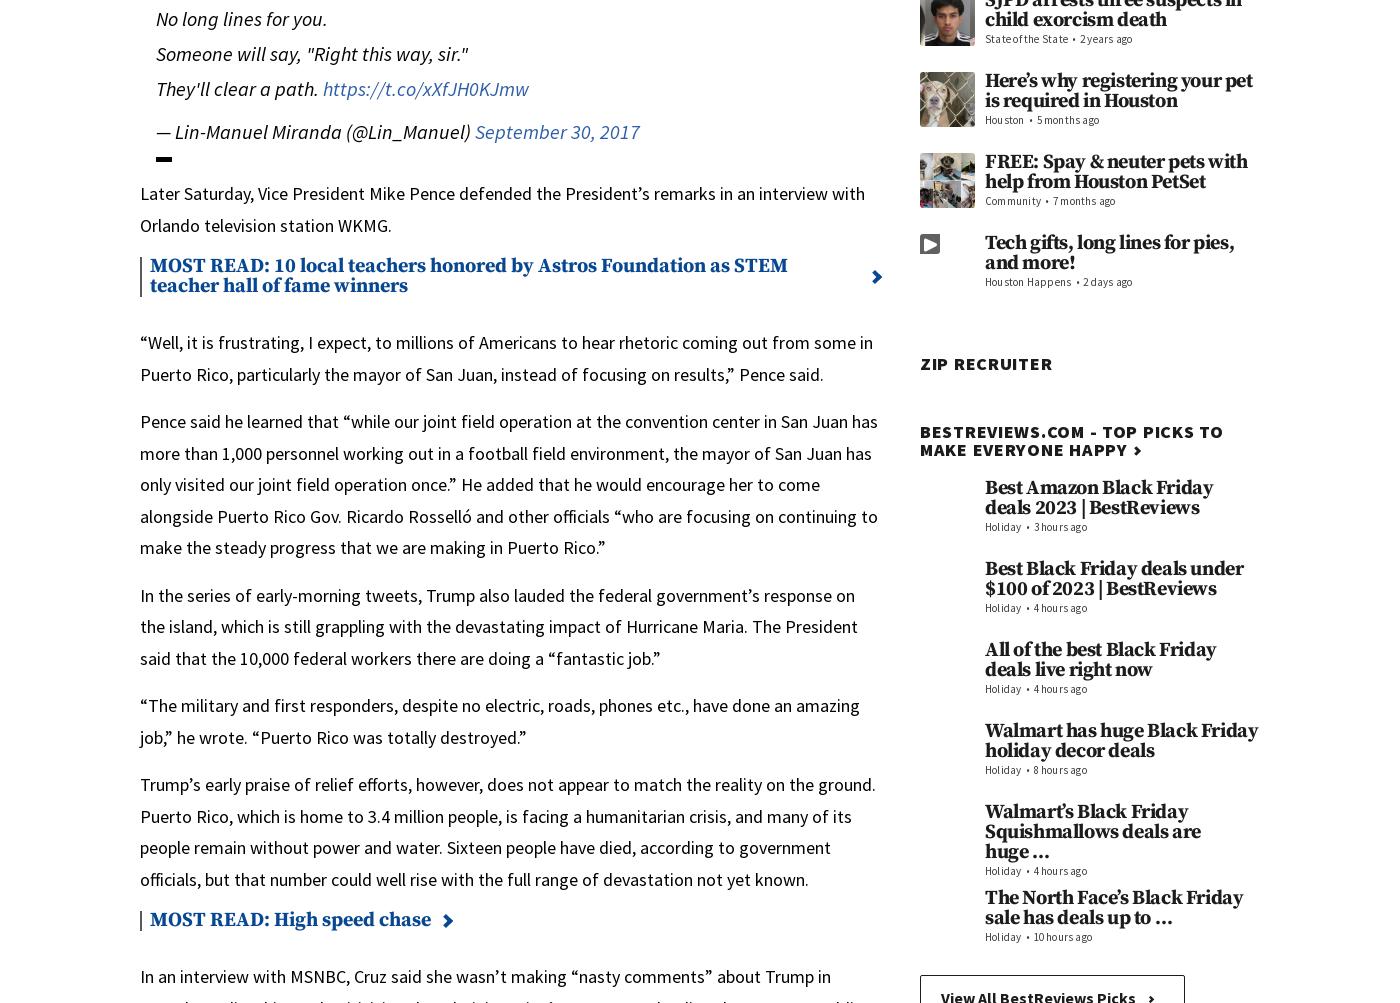  Describe the element at coordinates (290, 919) in the screenshot. I see `'MOST READ: High speed chase'` at that location.